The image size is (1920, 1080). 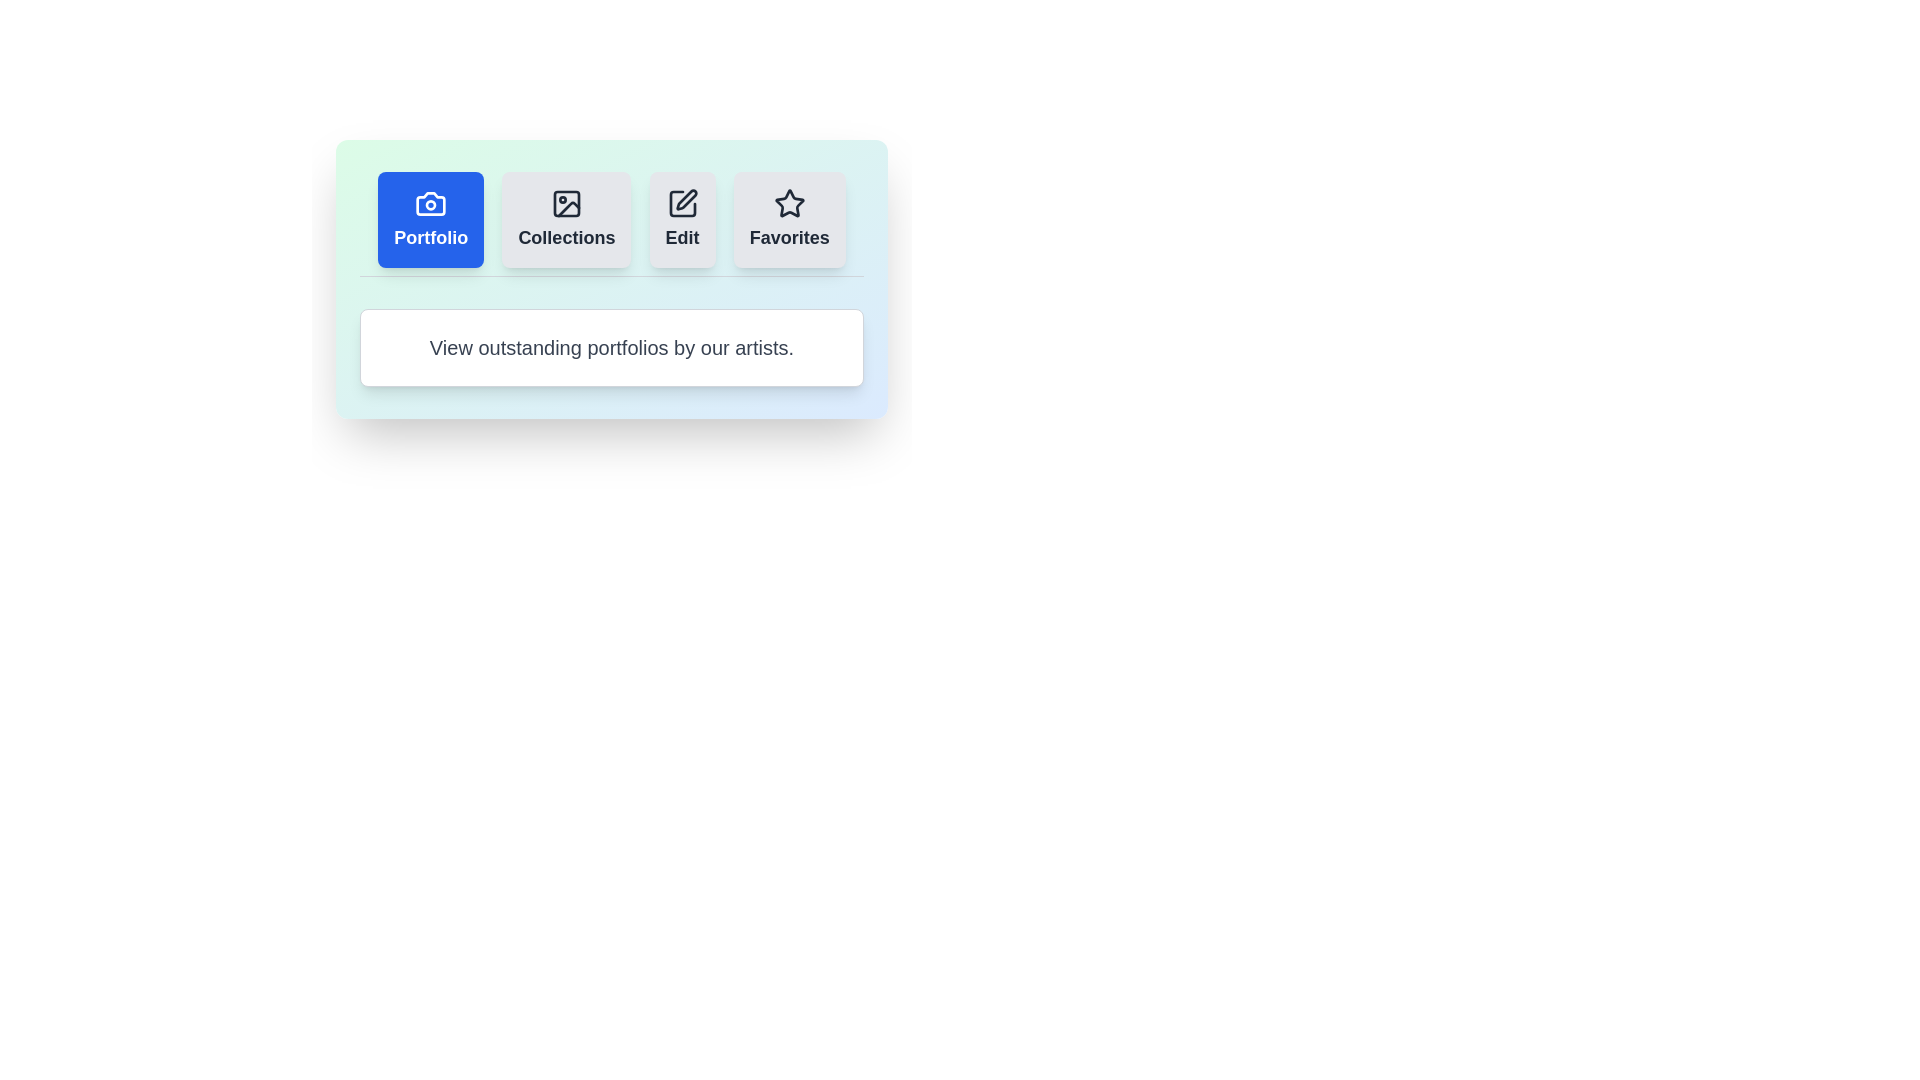 I want to click on the Collections tab by clicking on its button, so click(x=565, y=219).